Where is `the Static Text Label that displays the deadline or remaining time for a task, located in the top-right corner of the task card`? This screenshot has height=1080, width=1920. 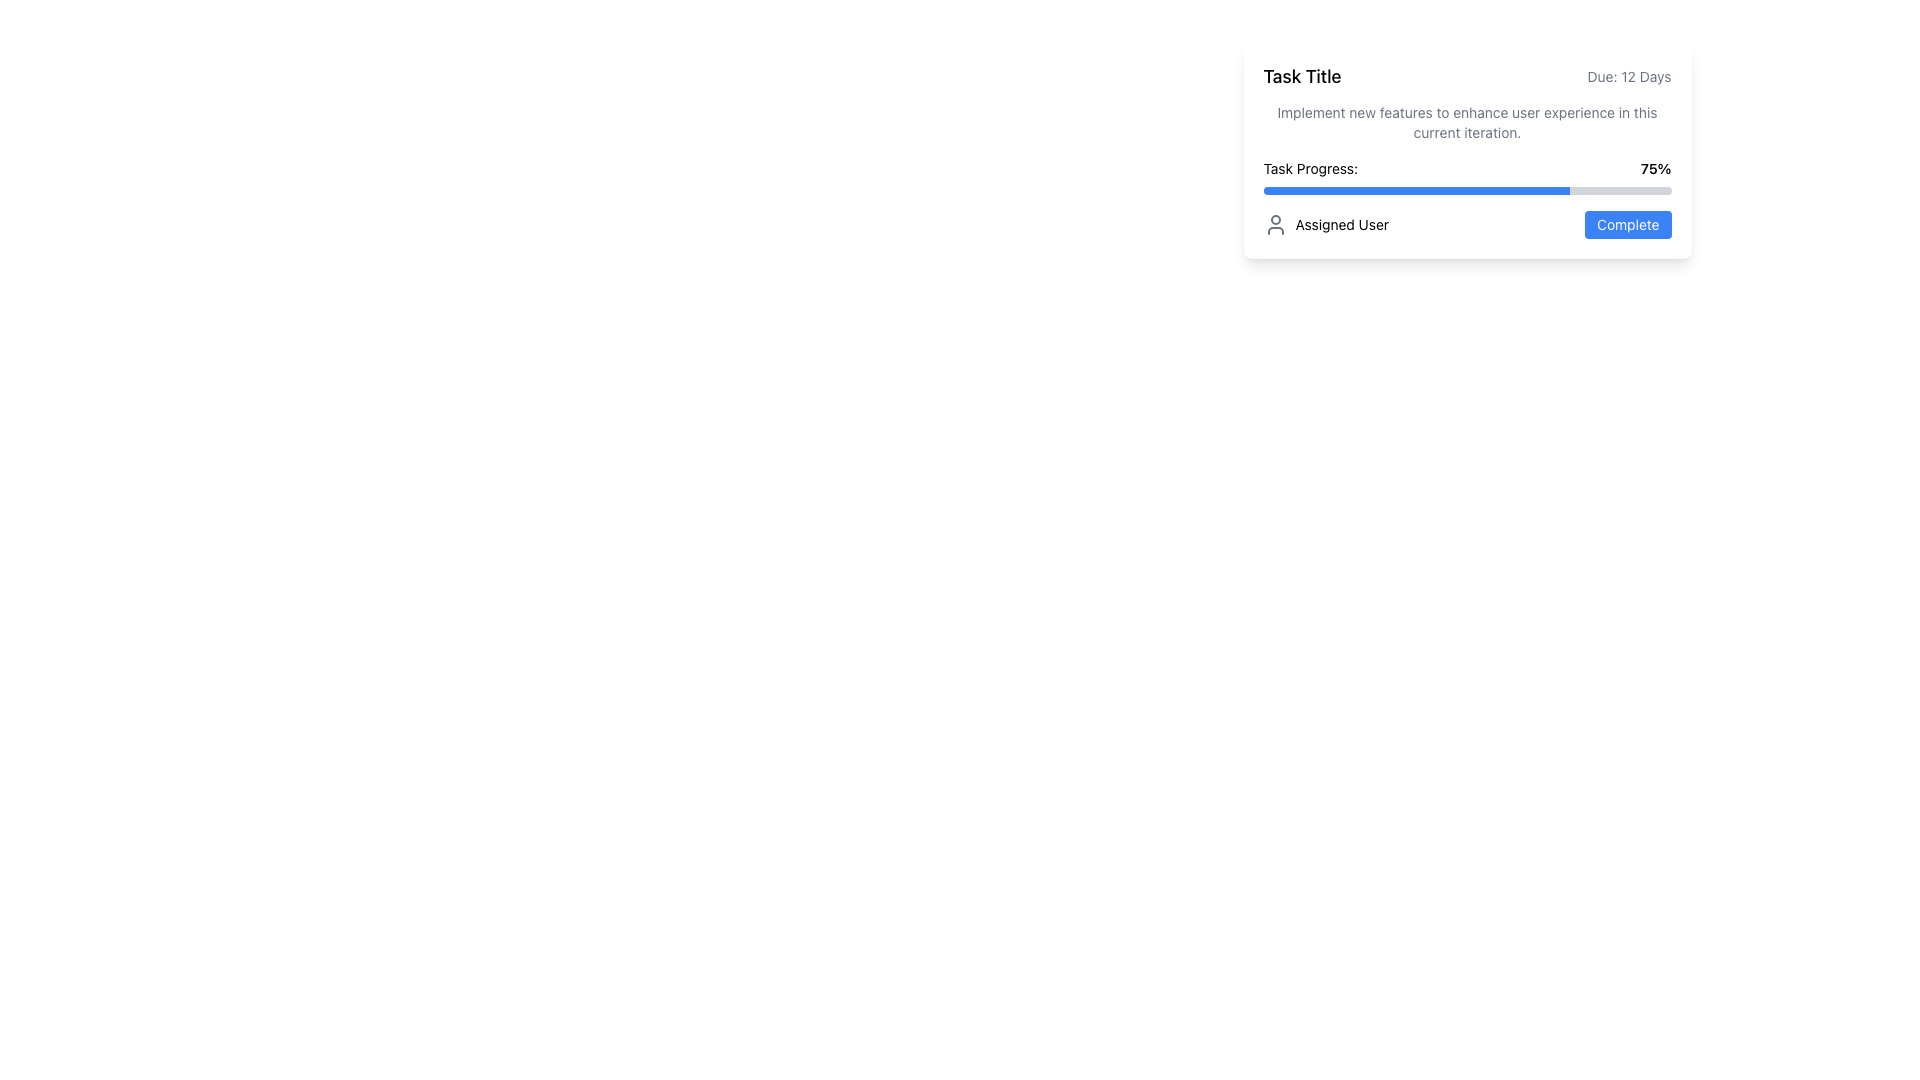
the Static Text Label that displays the deadline or remaining time for a task, located in the top-right corner of the task card is located at coordinates (1629, 76).